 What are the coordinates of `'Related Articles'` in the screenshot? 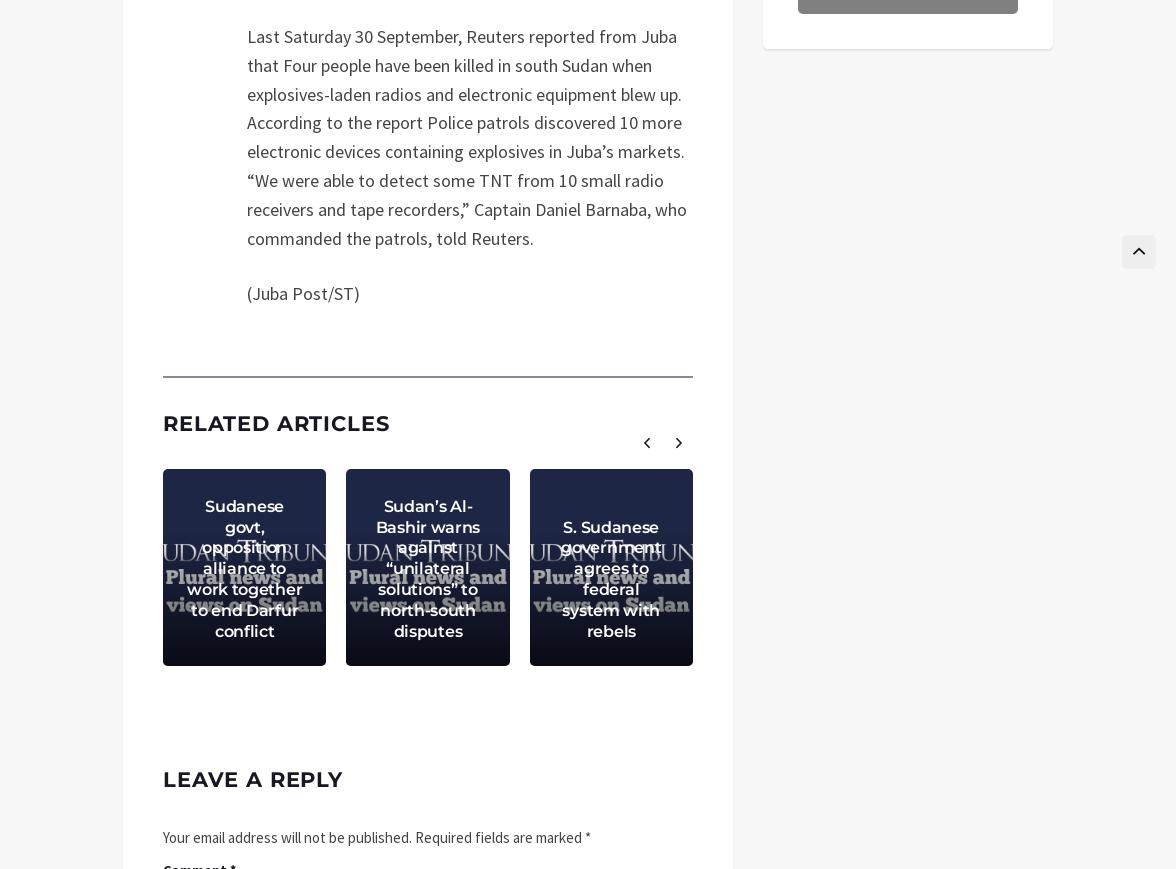 It's located at (161, 422).